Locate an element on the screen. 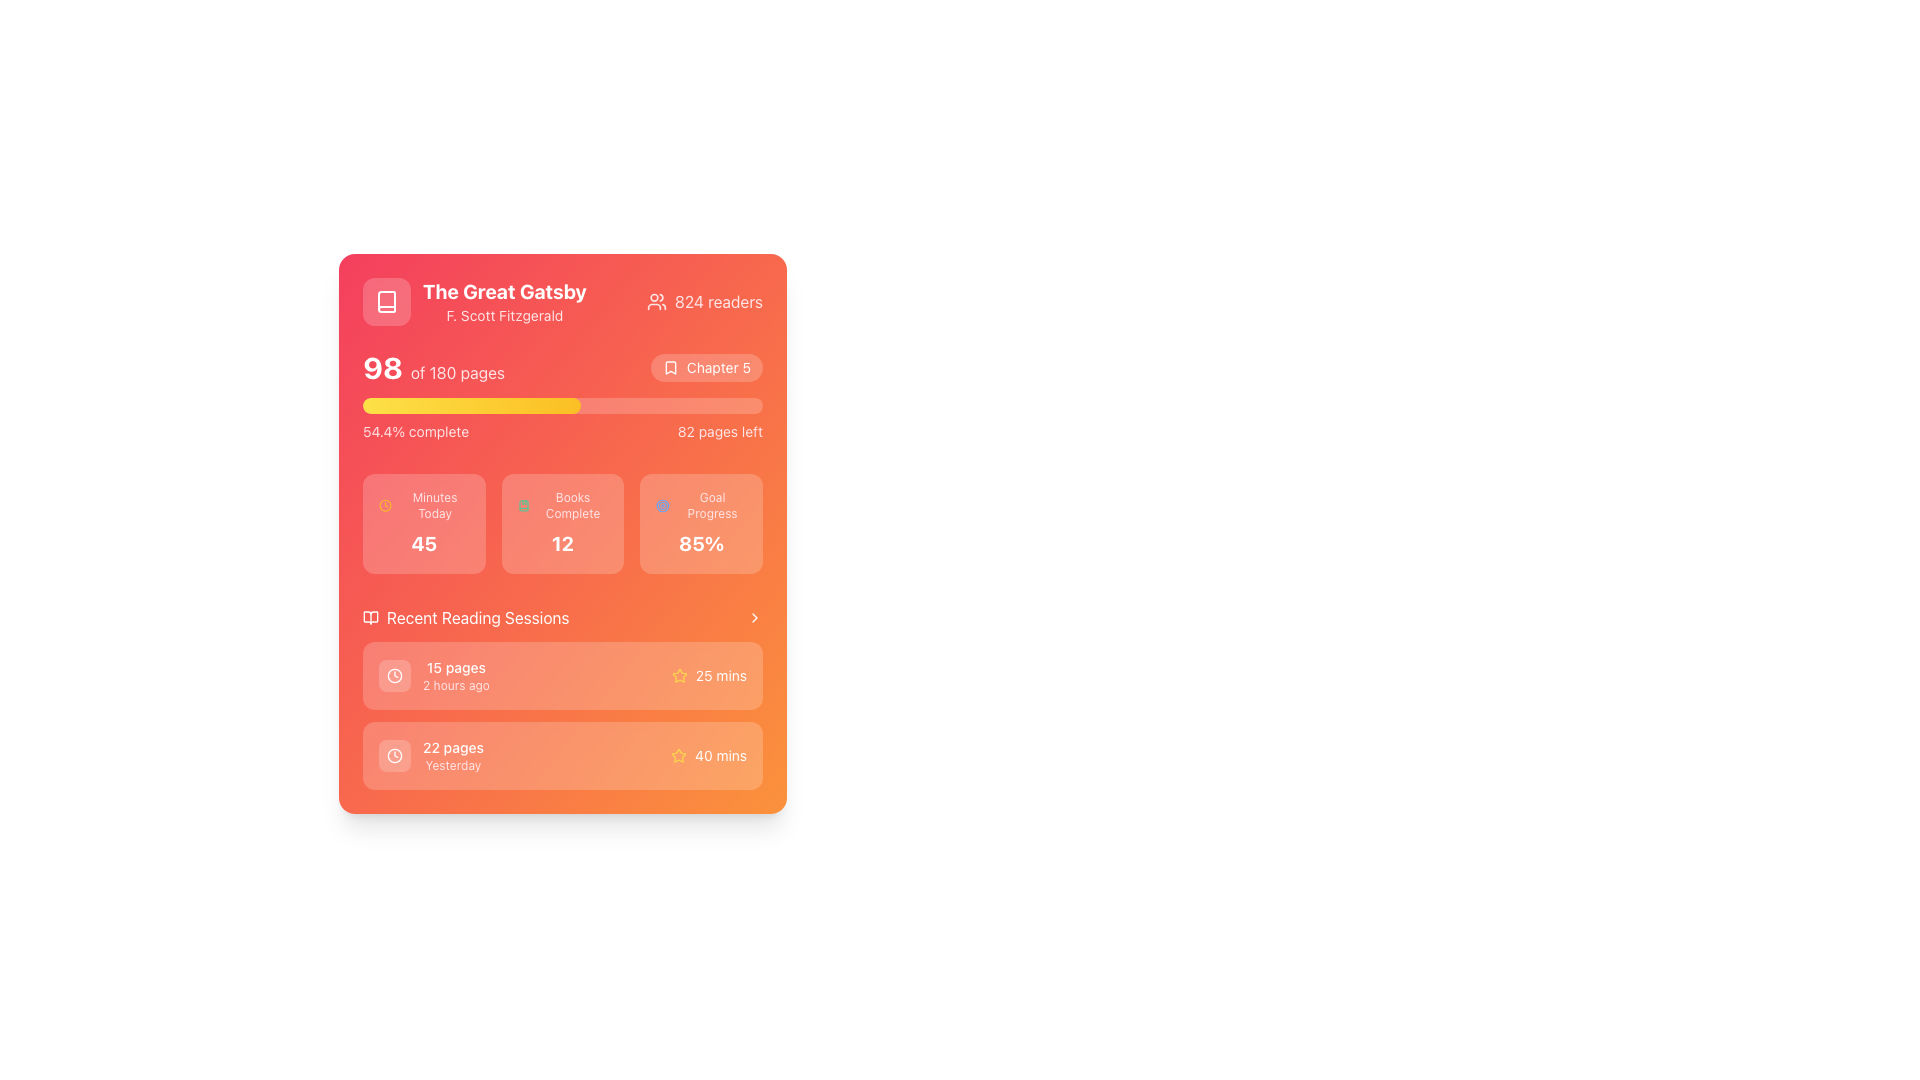 The height and width of the screenshot is (1080, 1920). the SVG icon of a book located at the top-left corner of the card interface, near the text 'The Great Gatsby' is located at coordinates (387, 301).